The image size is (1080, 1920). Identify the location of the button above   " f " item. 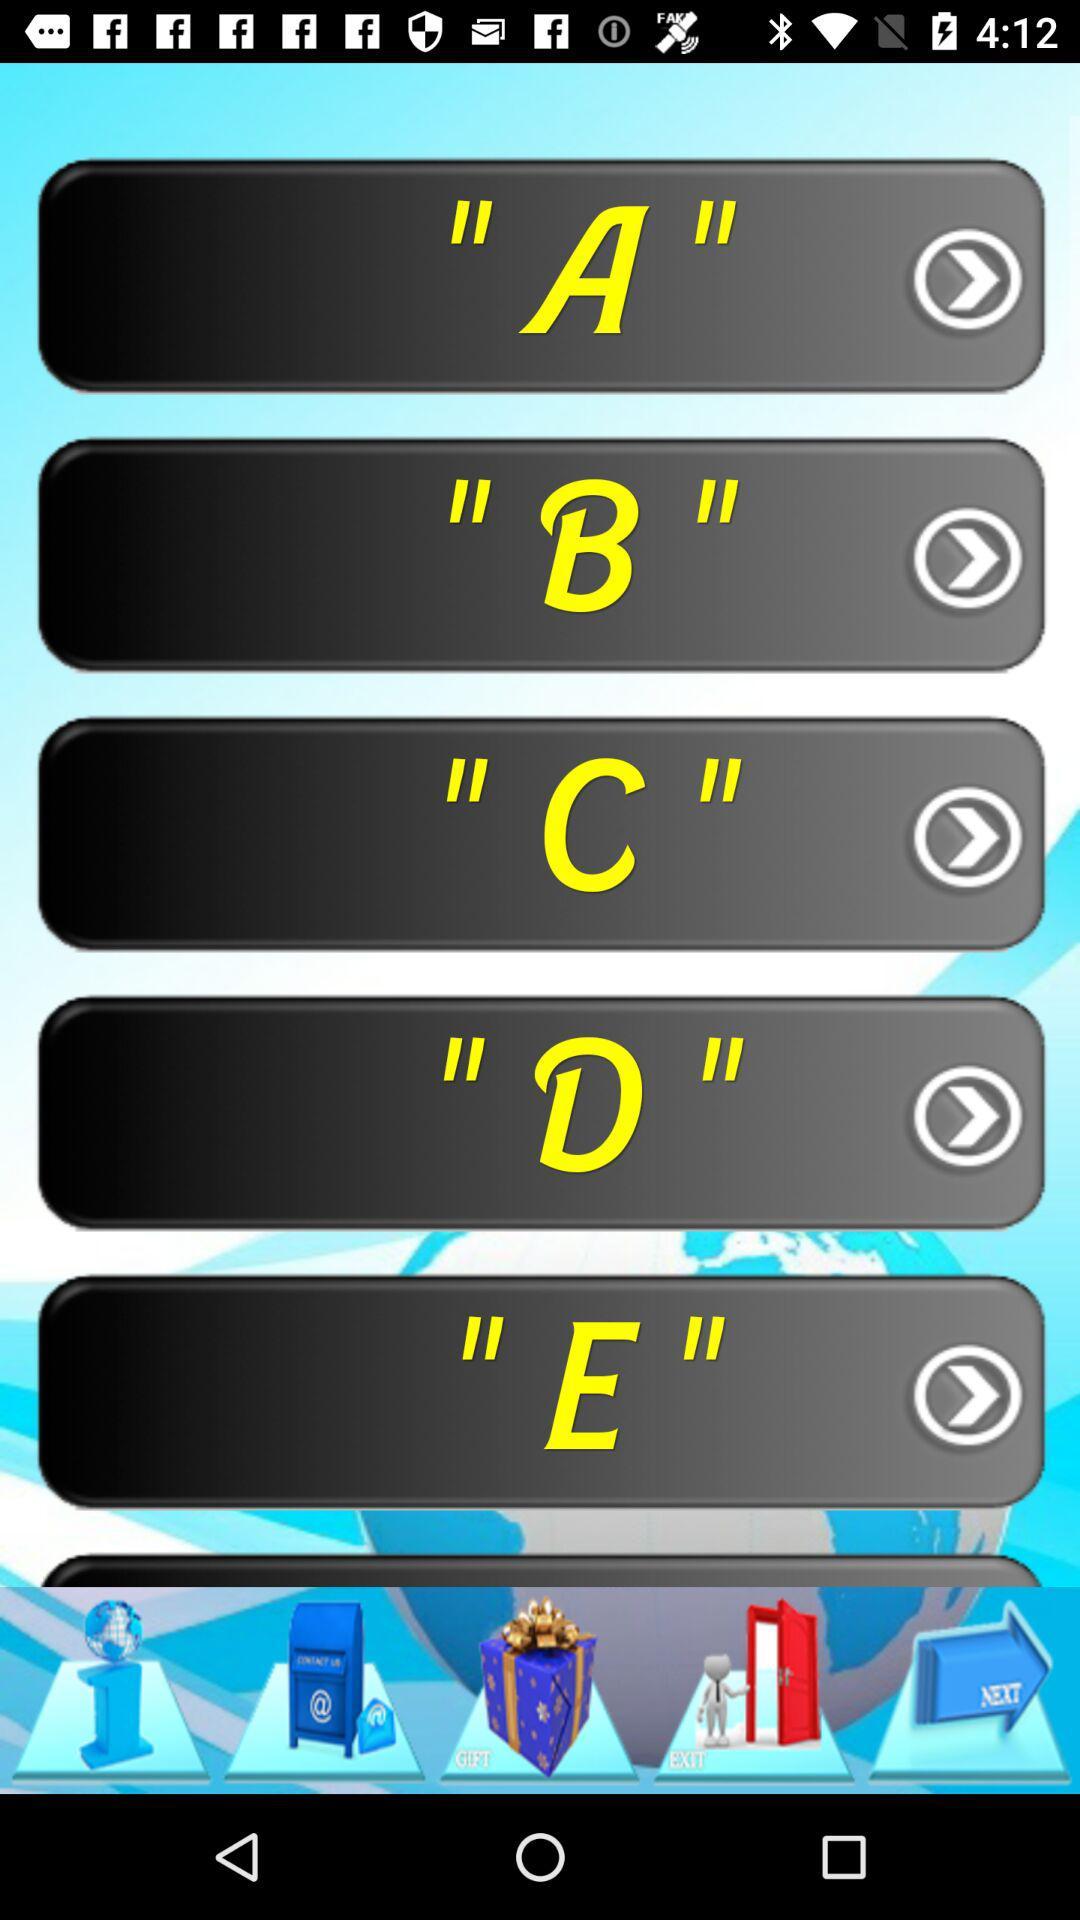
(540, 1389).